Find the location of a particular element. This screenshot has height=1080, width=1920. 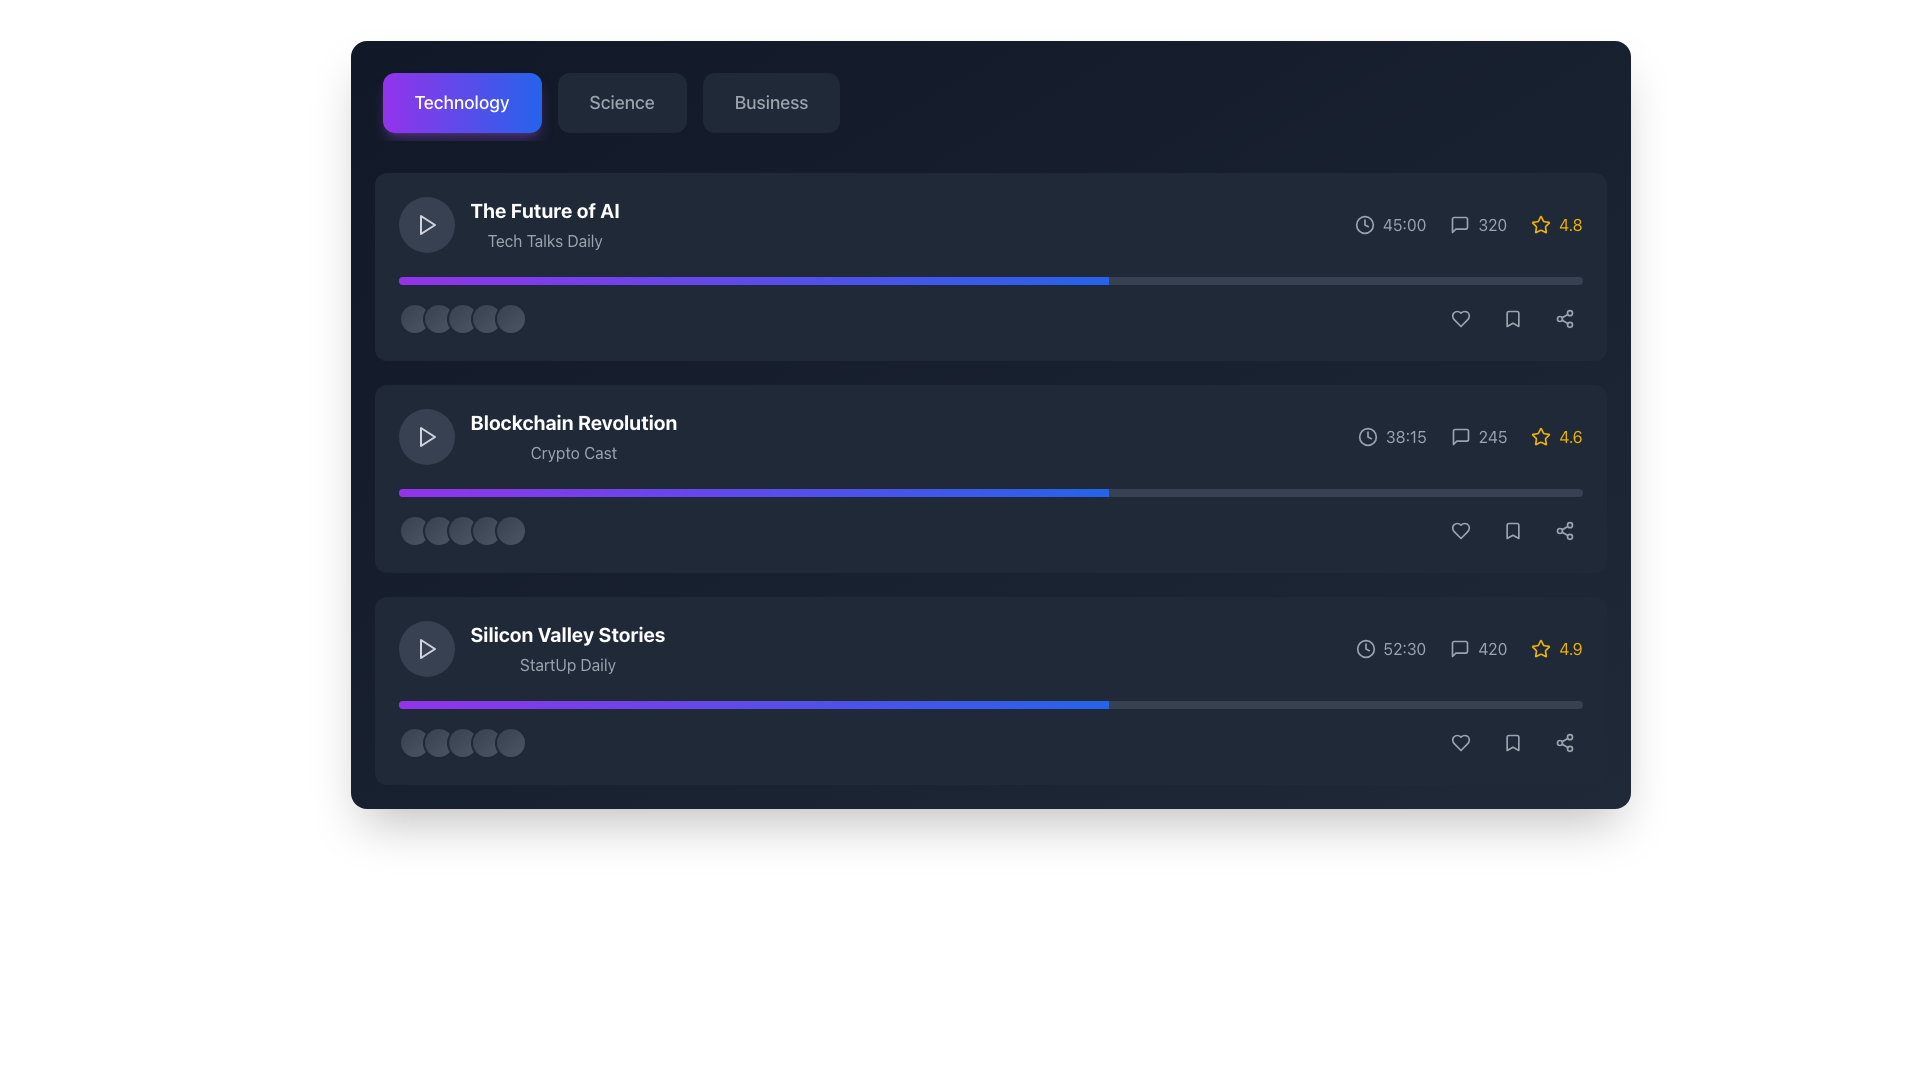

the yellow star icon and rating label displaying '4.8' located at the far right side of the horizontal row of items is located at coordinates (1555, 224).